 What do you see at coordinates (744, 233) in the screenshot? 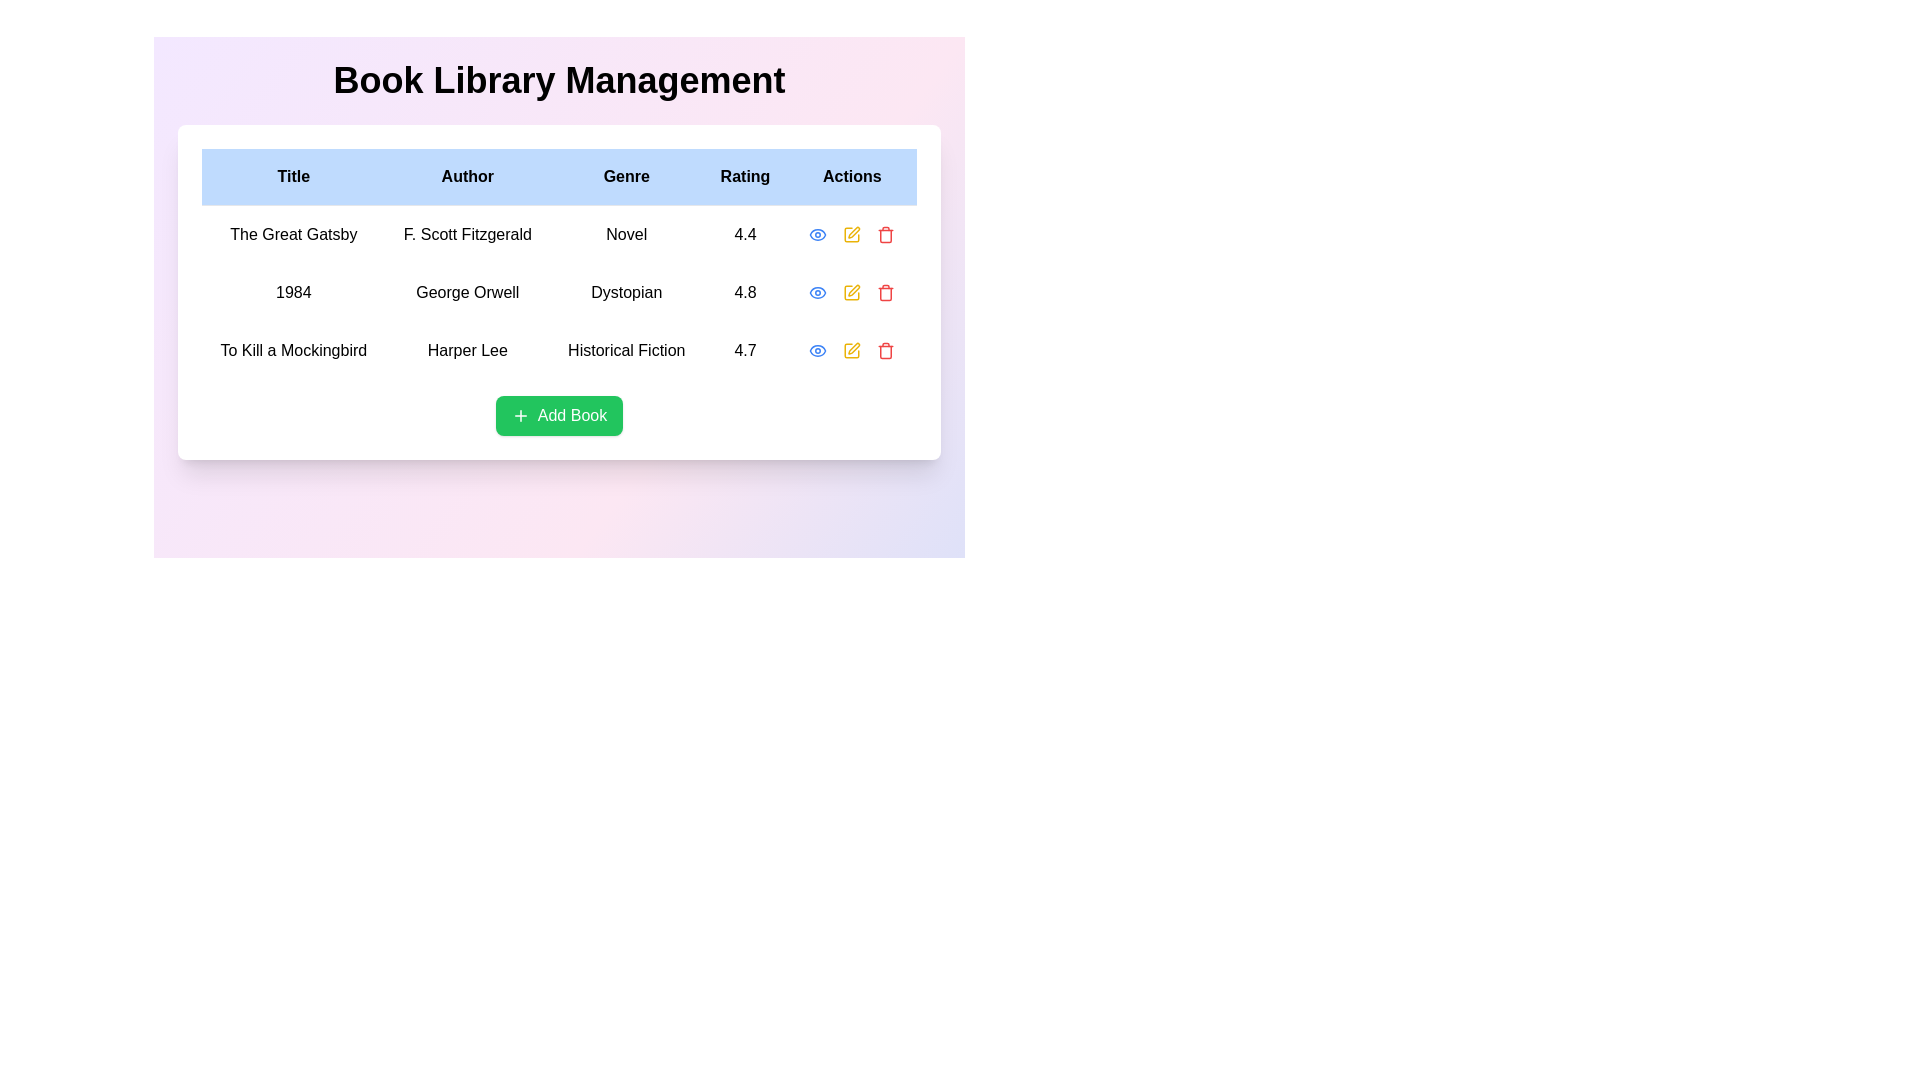
I see `the Text Label displaying the rating value '4.4' in bold, black text, located under the 'Rating' header in the first row of the table for 'The Great Gatsby'` at bounding box center [744, 233].